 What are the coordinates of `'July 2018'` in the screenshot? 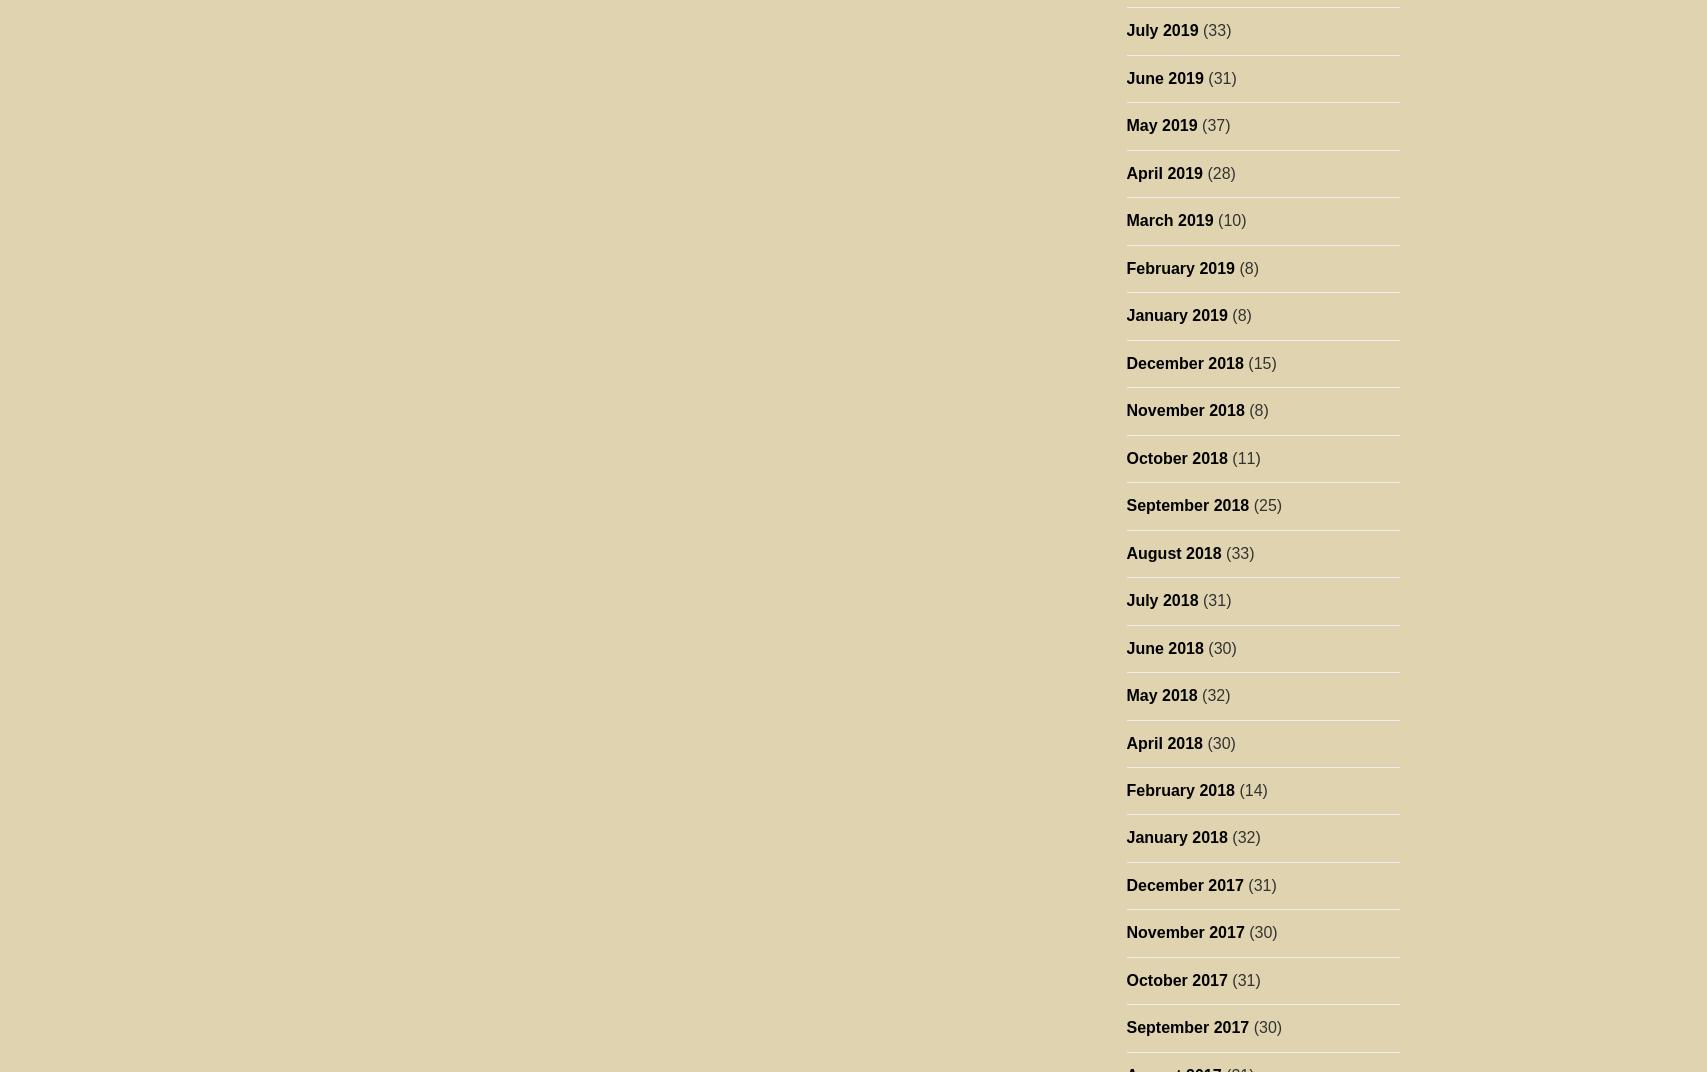 It's located at (1160, 599).